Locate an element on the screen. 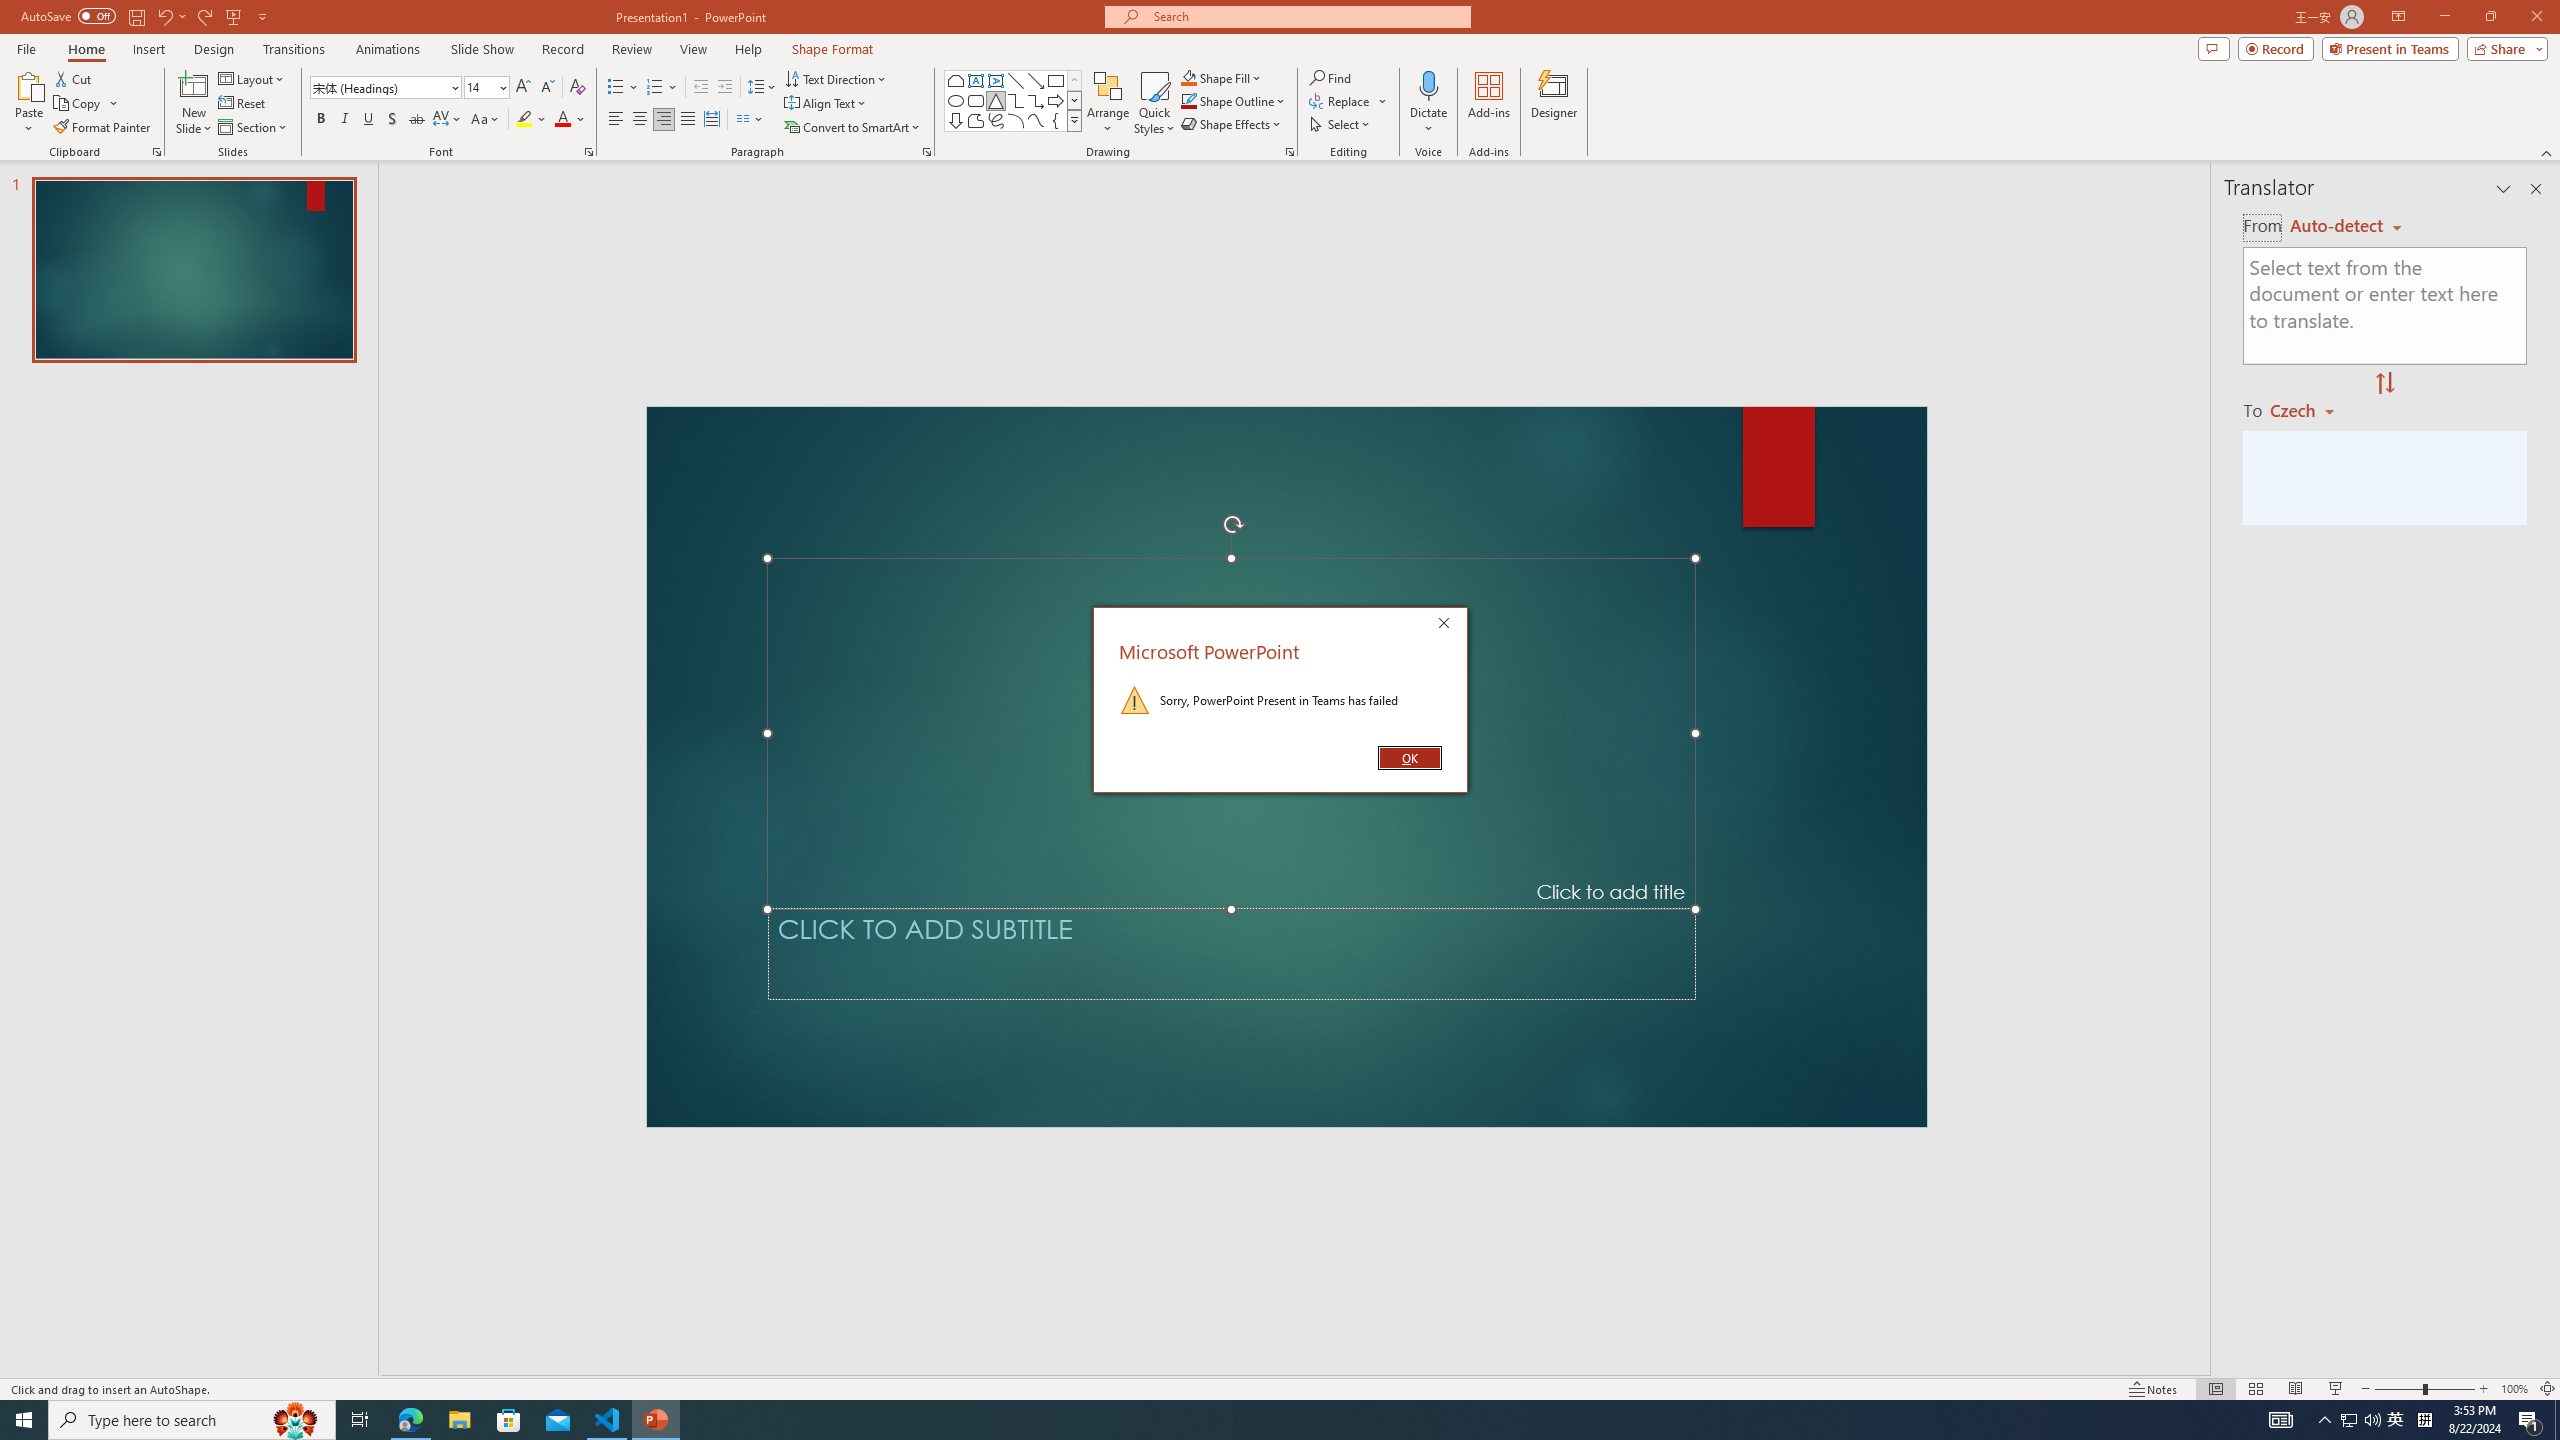 The image size is (2560, 1440). 'Shape Outline Blue, Accent 1' is located at coordinates (1189, 99).